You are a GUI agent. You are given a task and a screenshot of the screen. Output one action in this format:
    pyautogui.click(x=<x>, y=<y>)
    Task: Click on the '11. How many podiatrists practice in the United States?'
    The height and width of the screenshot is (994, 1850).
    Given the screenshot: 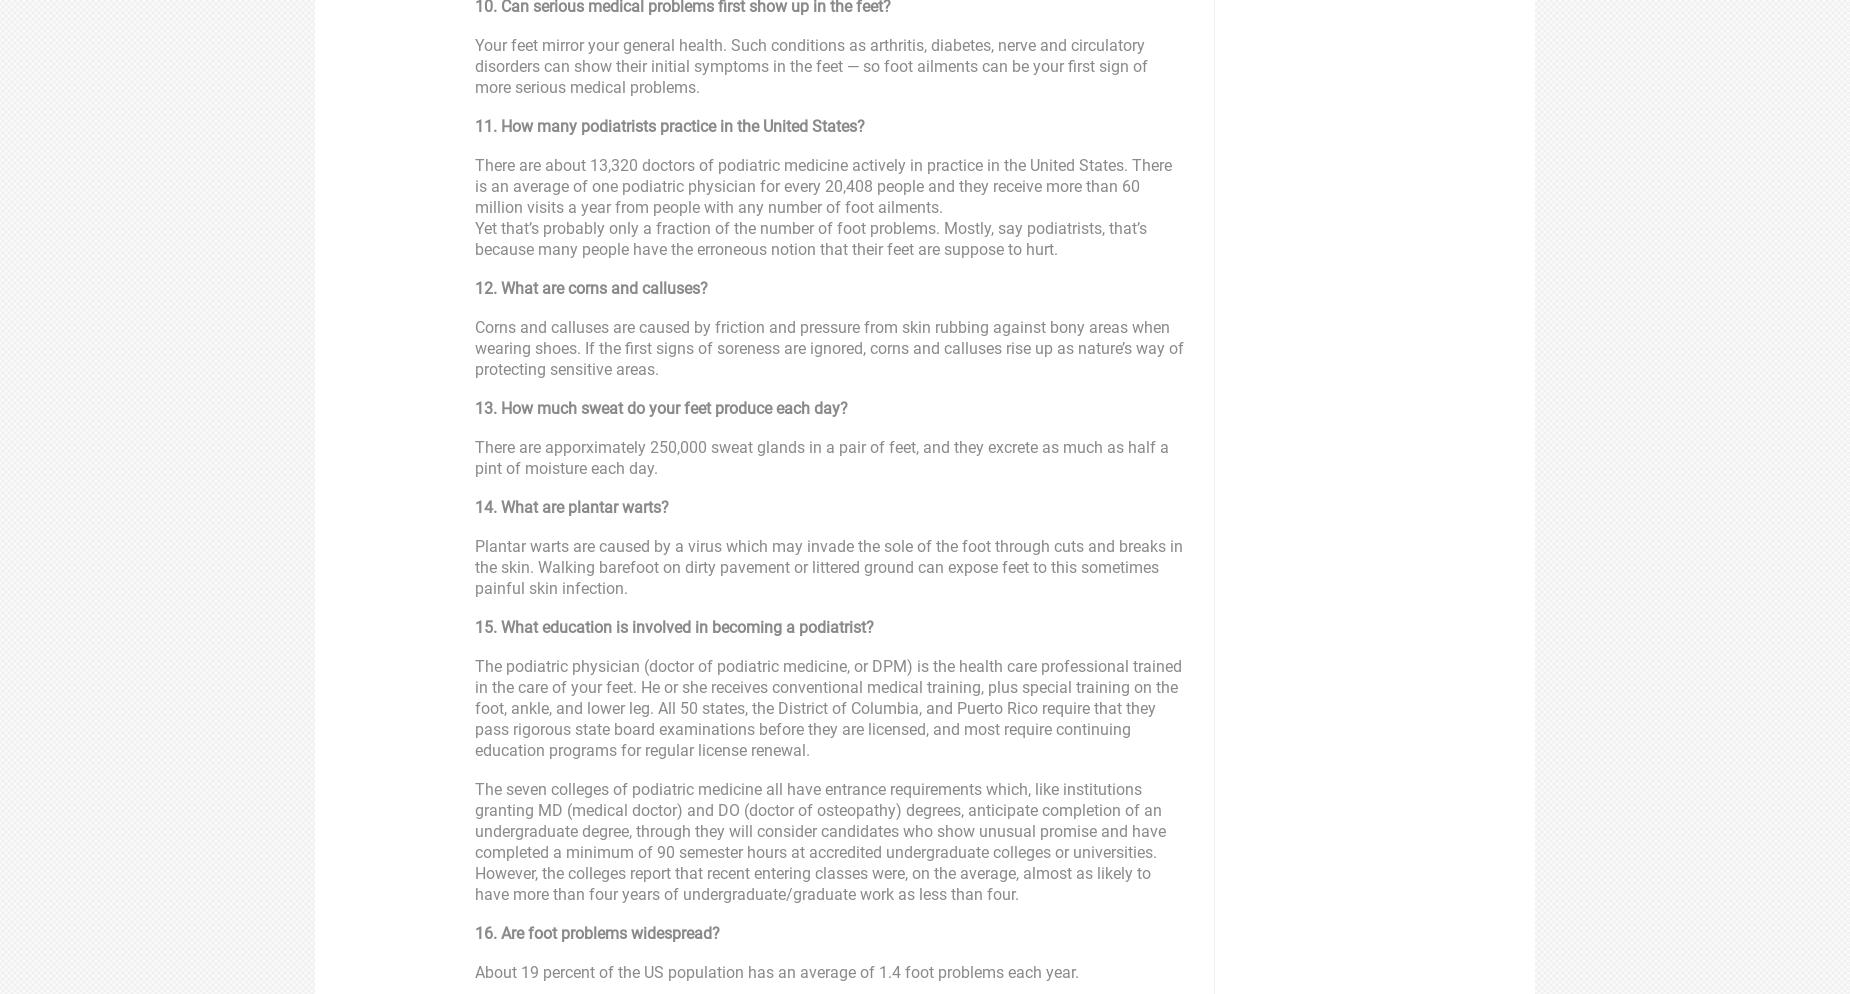 What is the action you would take?
    pyautogui.click(x=670, y=125)
    